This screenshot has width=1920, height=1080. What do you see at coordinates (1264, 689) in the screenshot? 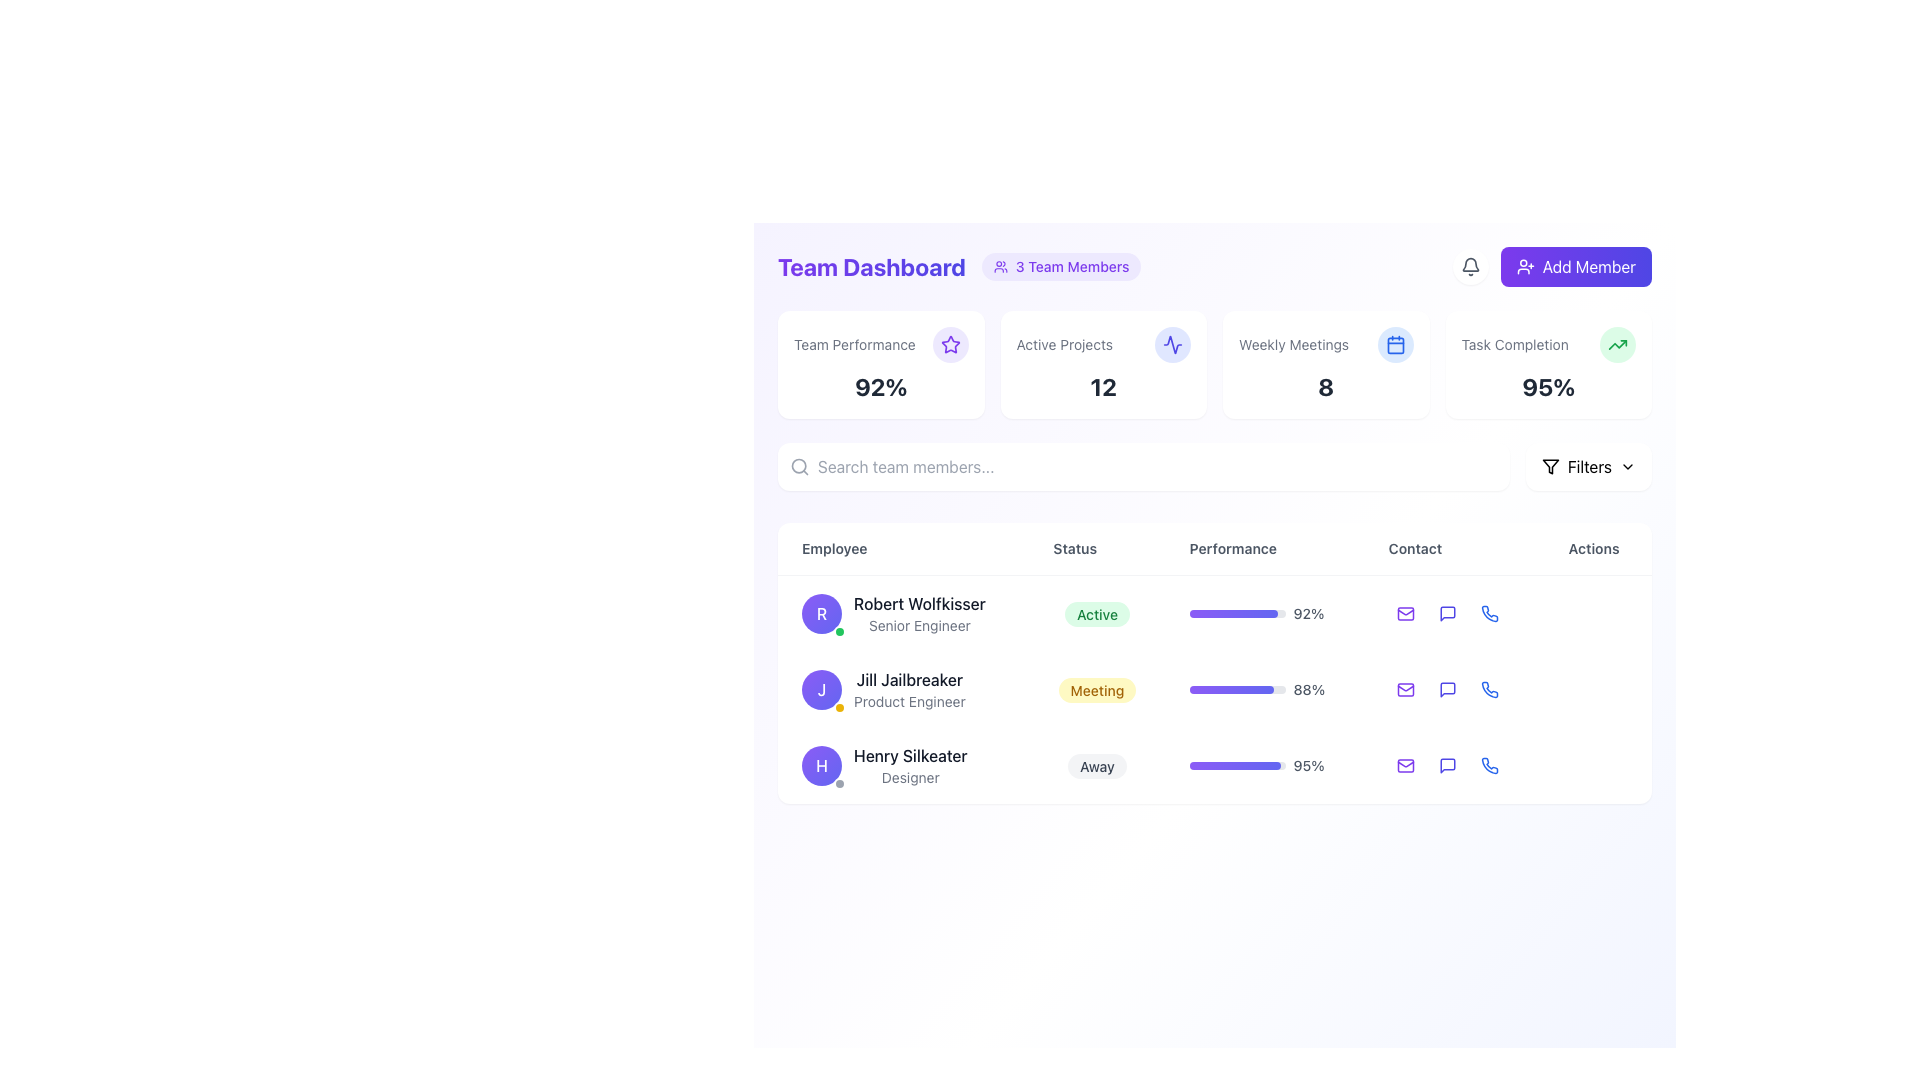
I see `the progress bar in the 'Performance' column of the second row for 'Jill Jailbreaker, Product Engineer' to utilize accessibility tools` at bounding box center [1264, 689].